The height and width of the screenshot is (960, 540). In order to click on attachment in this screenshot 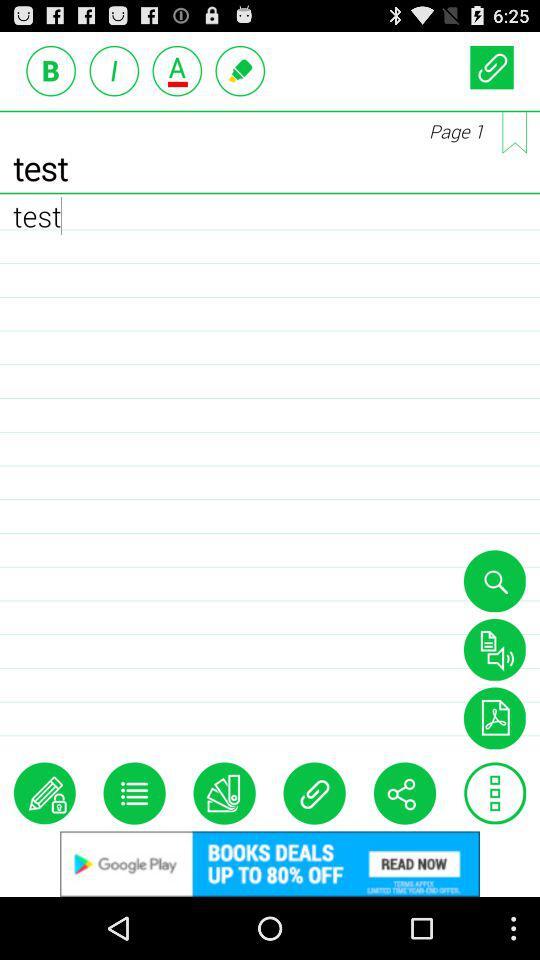, I will do `click(490, 67)`.